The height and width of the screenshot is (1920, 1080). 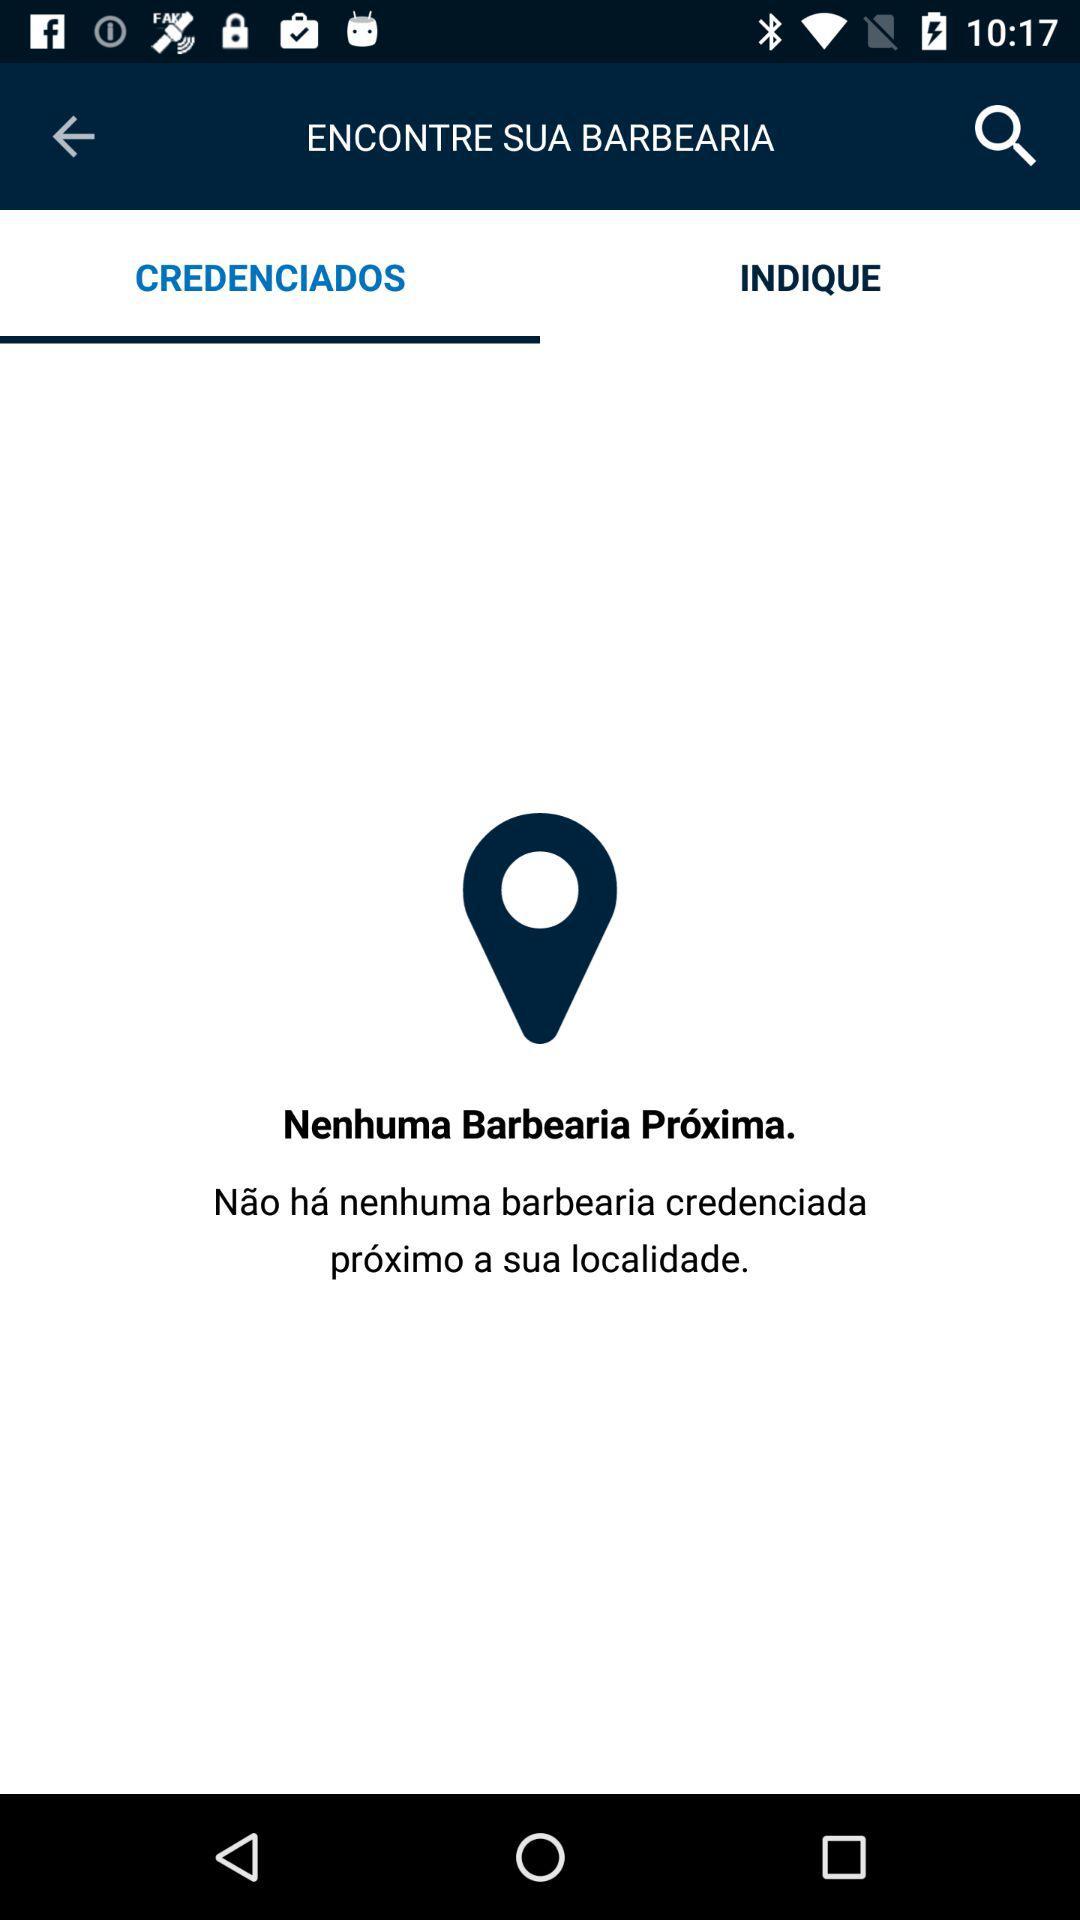 I want to click on the credenciados app, so click(x=270, y=275).